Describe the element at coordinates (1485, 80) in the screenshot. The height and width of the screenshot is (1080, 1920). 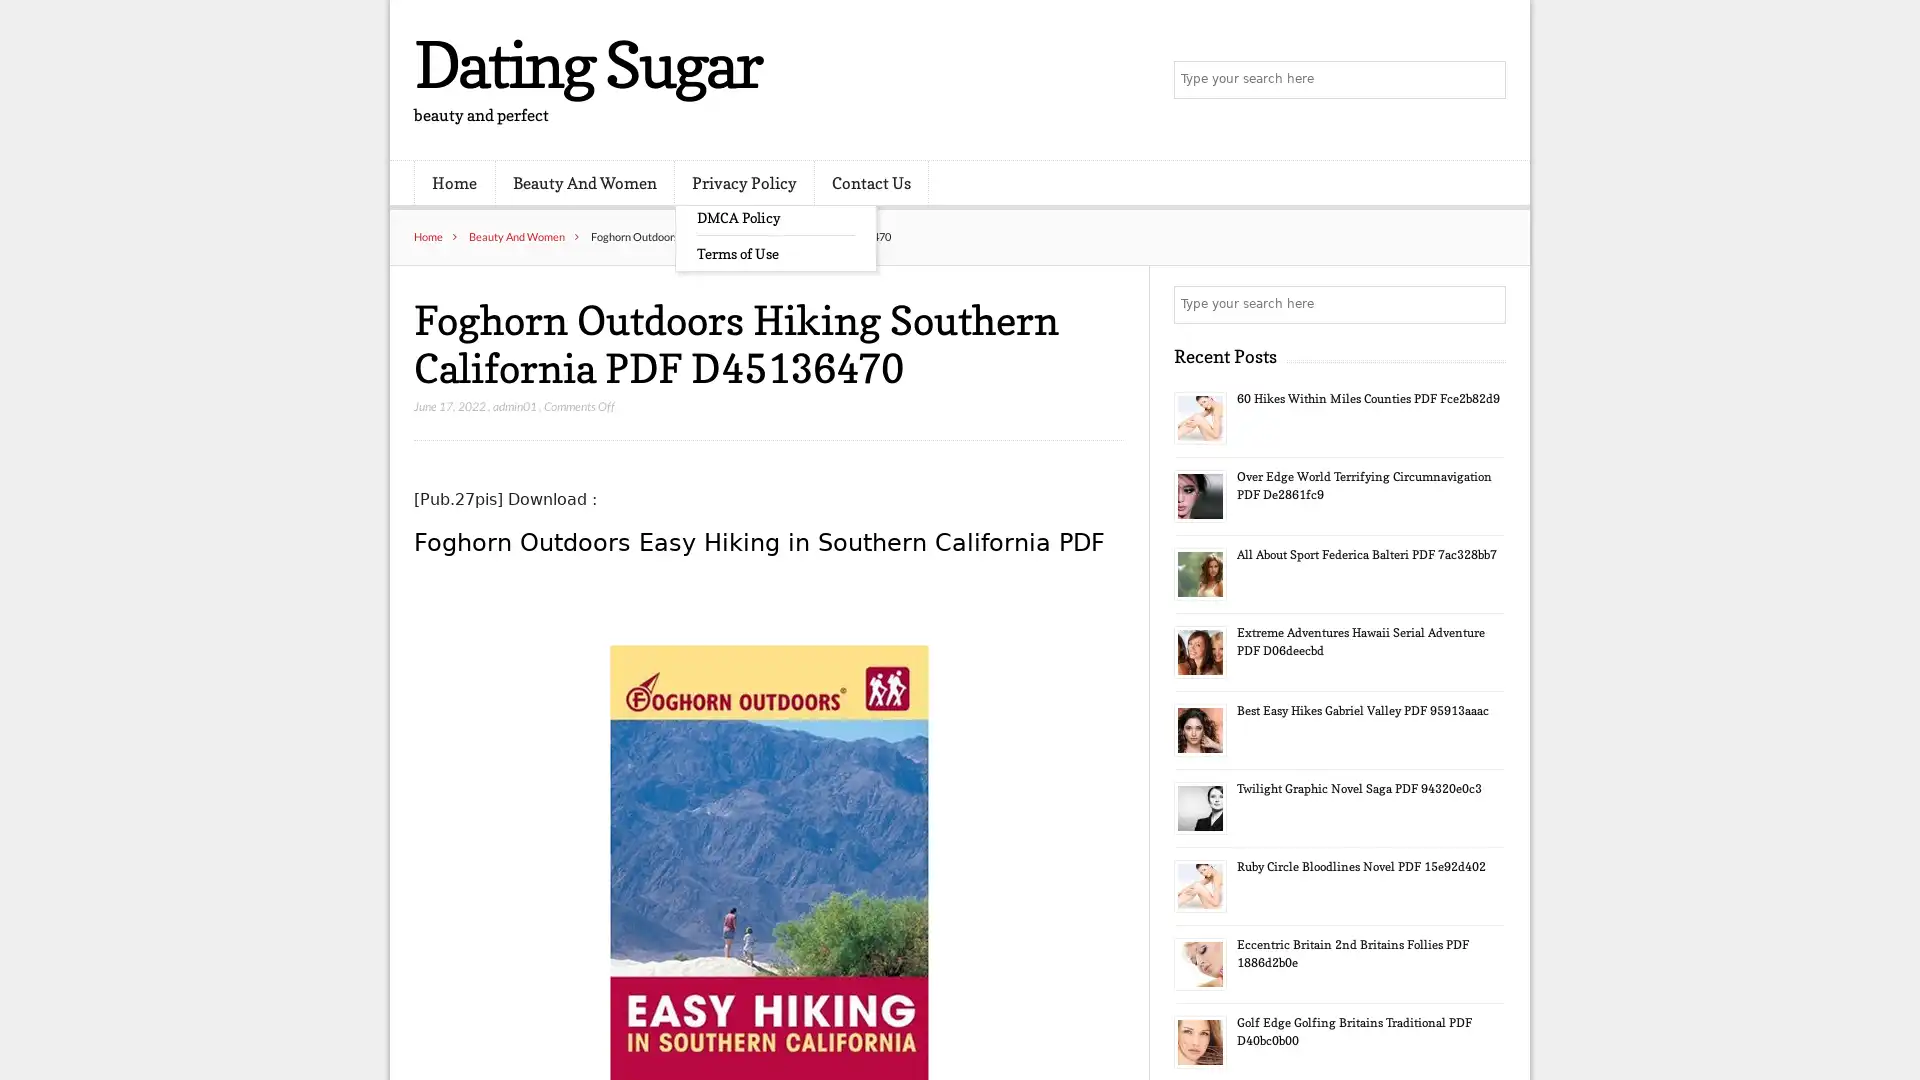
I see `Search` at that location.